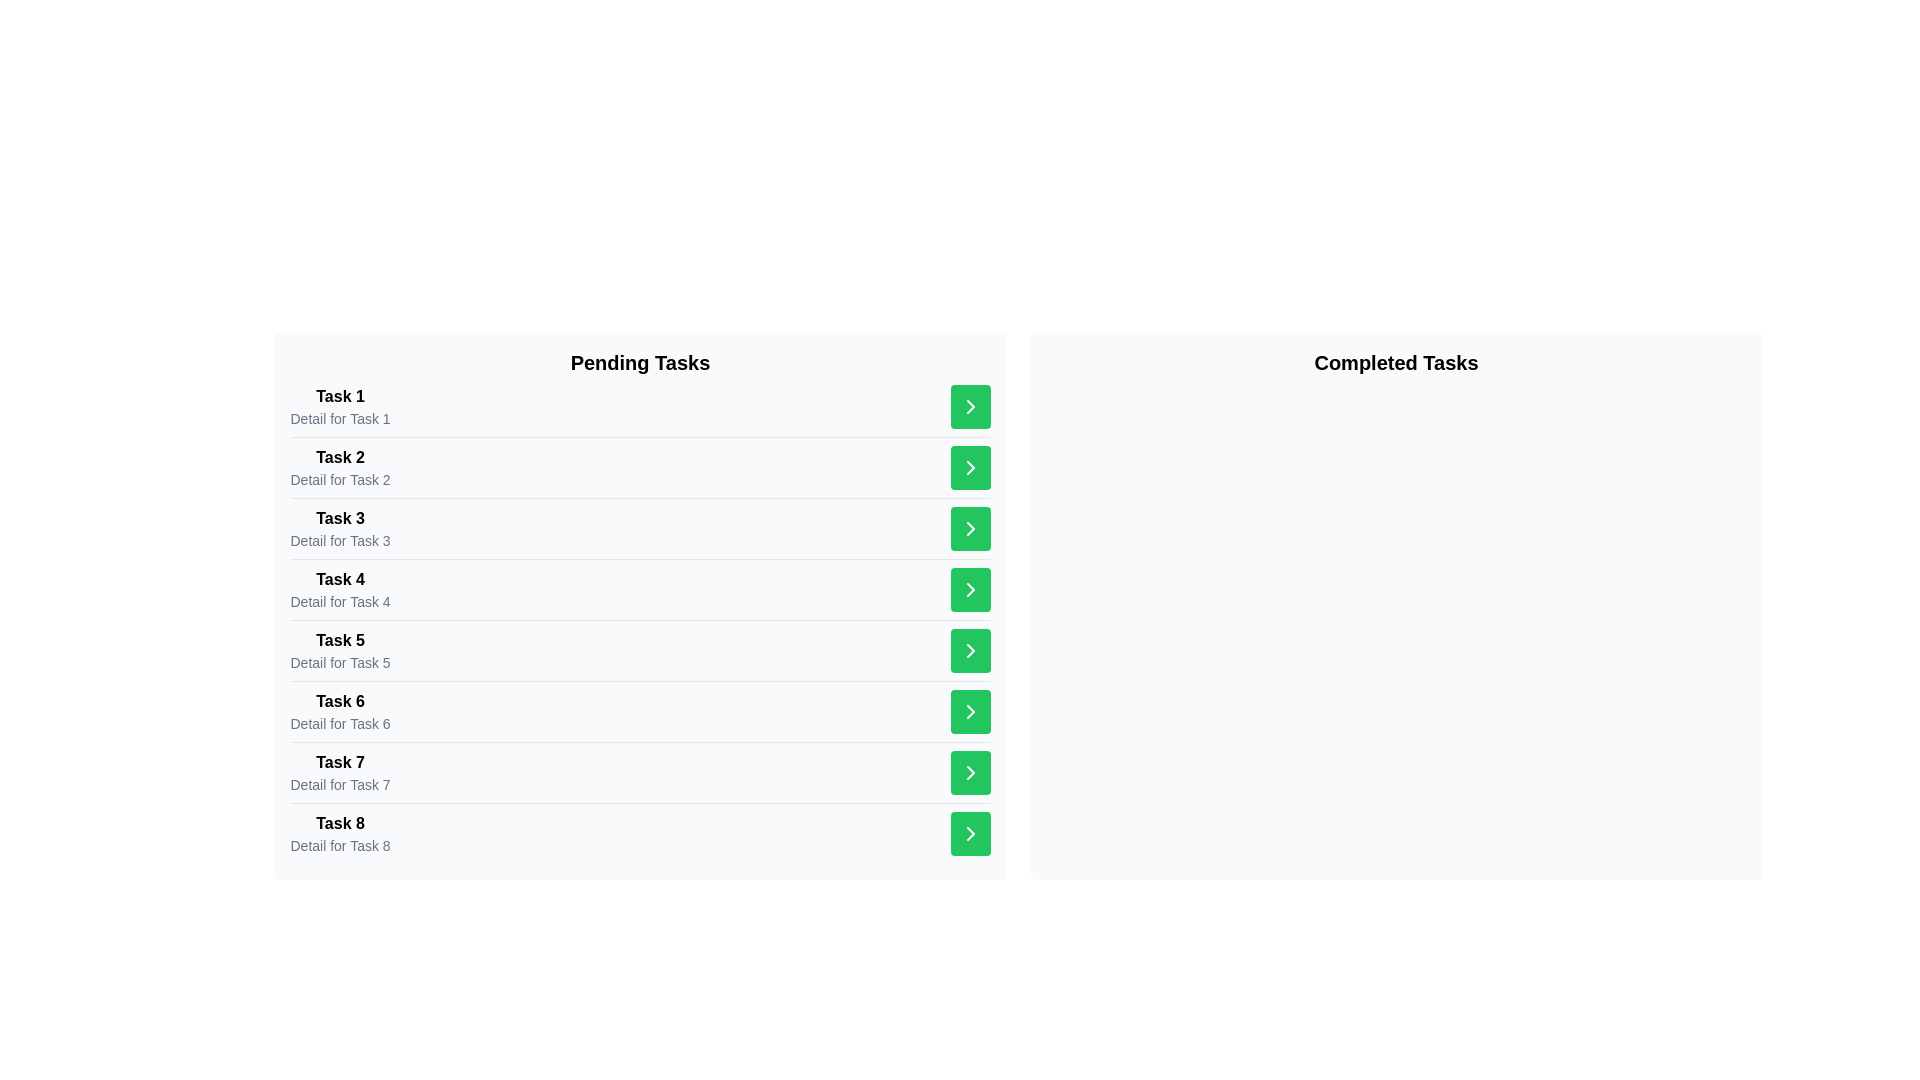 Image resolution: width=1920 pixels, height=1080 pixels. What do you see at coordinates (970, 467) in the screenshot?
I see `the green 'Next' button with a right-facing arrow icon located at the far right of the second row in the 'Pending Tasks' list` at bounding box center [970, 467].